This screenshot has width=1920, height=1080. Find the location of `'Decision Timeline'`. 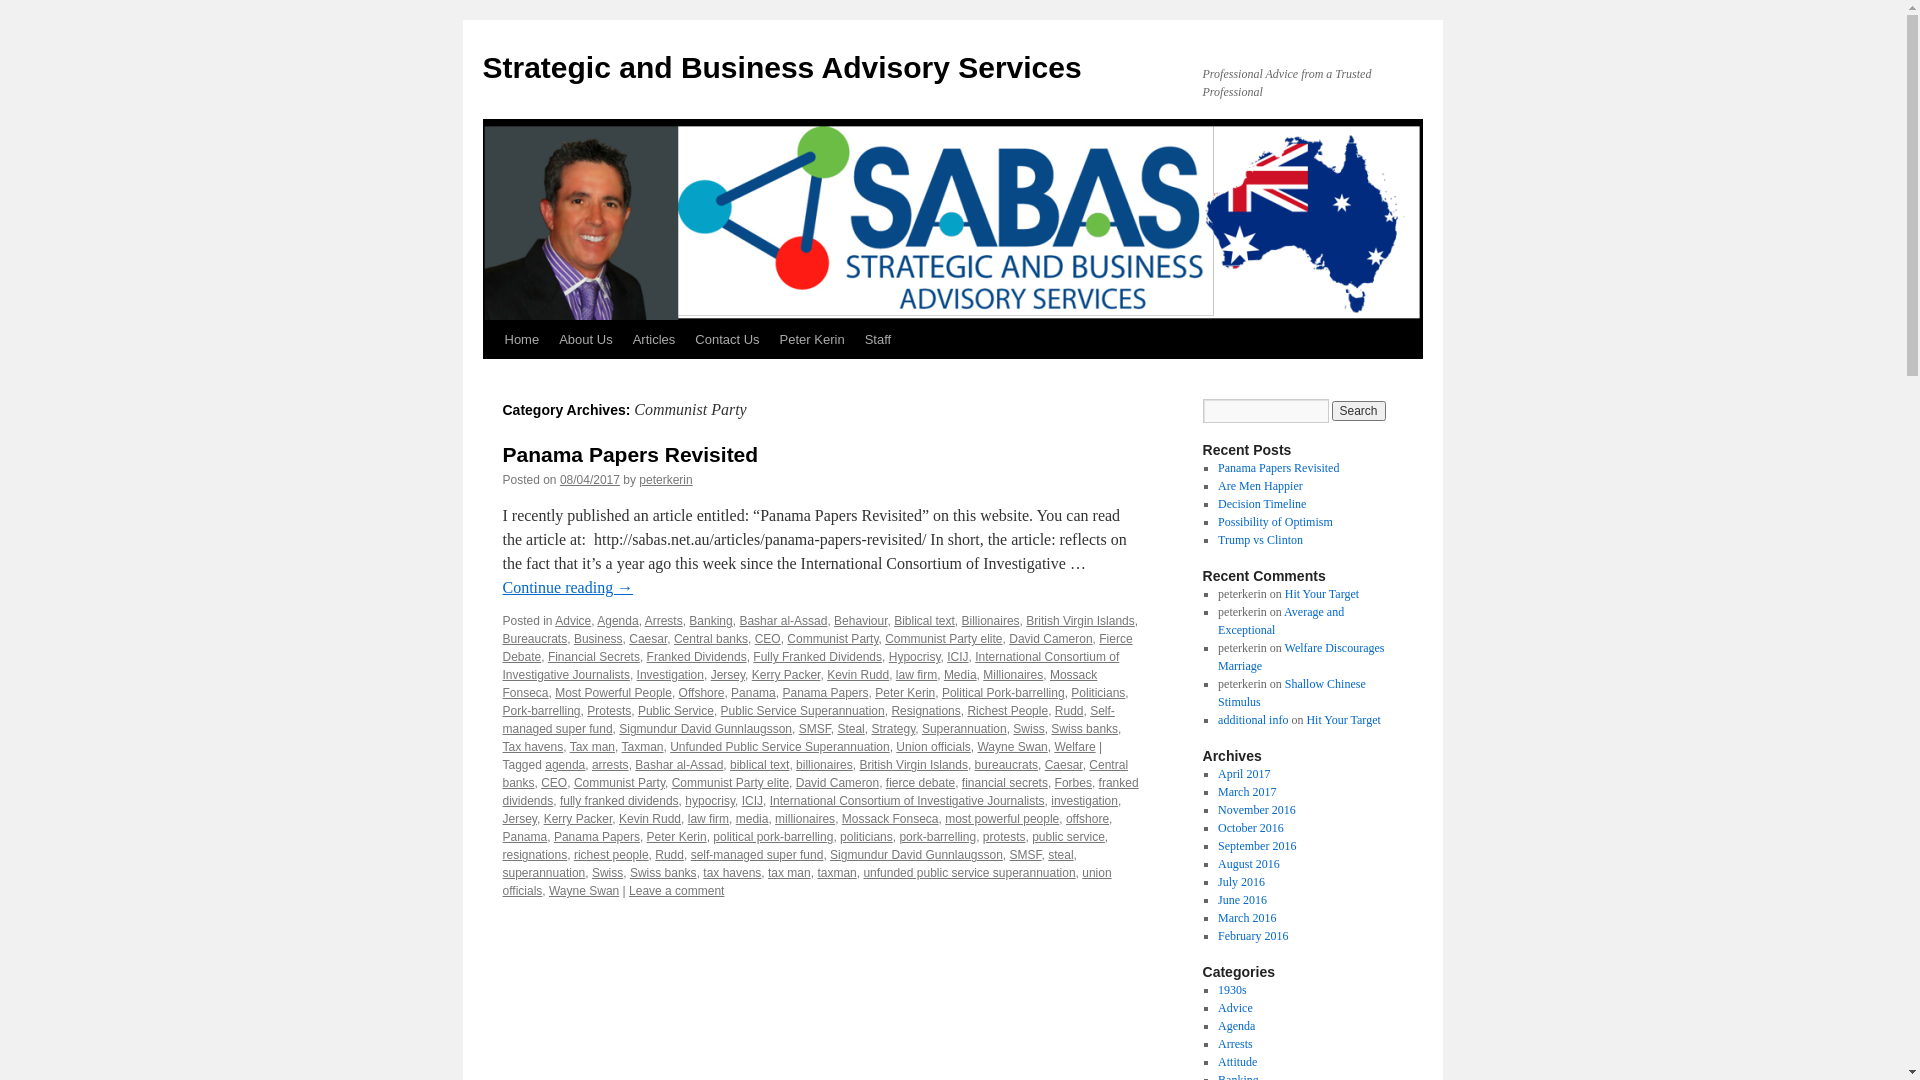

'Decision Timeline' is located at coordinates (1261, 503).